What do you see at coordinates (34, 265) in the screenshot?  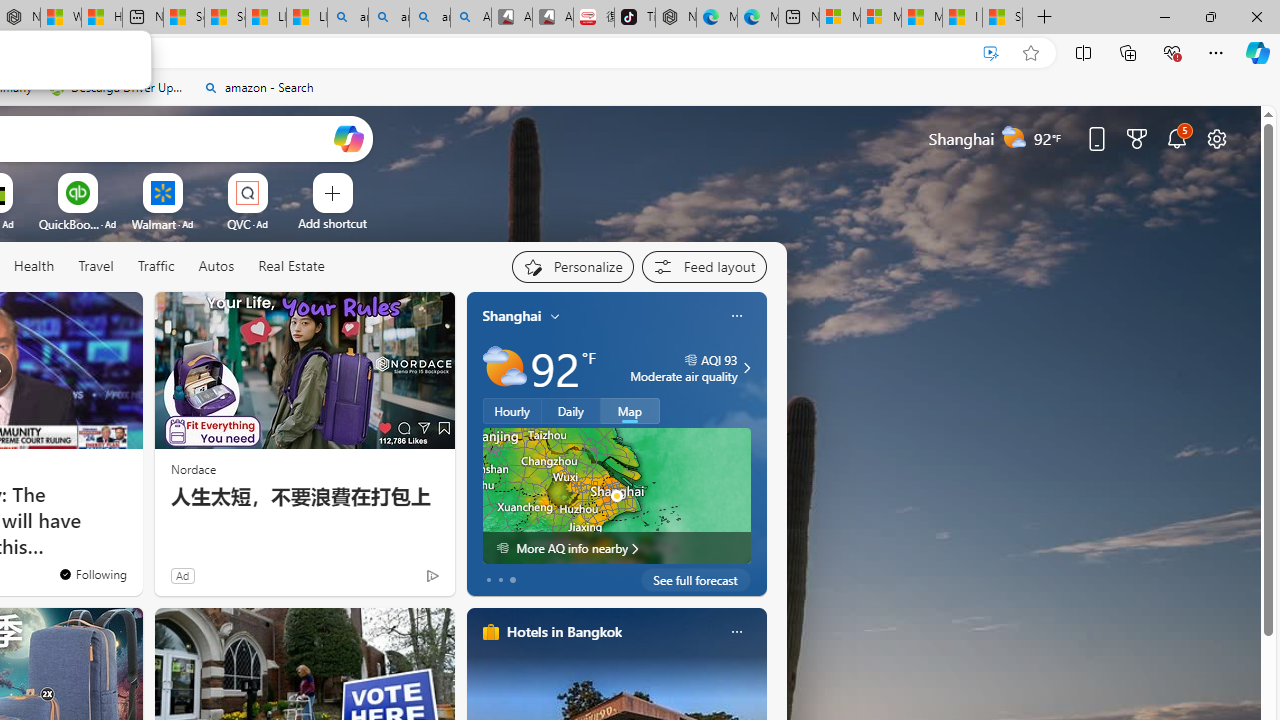 I see `'Health'` at bounding box center [34, 265].